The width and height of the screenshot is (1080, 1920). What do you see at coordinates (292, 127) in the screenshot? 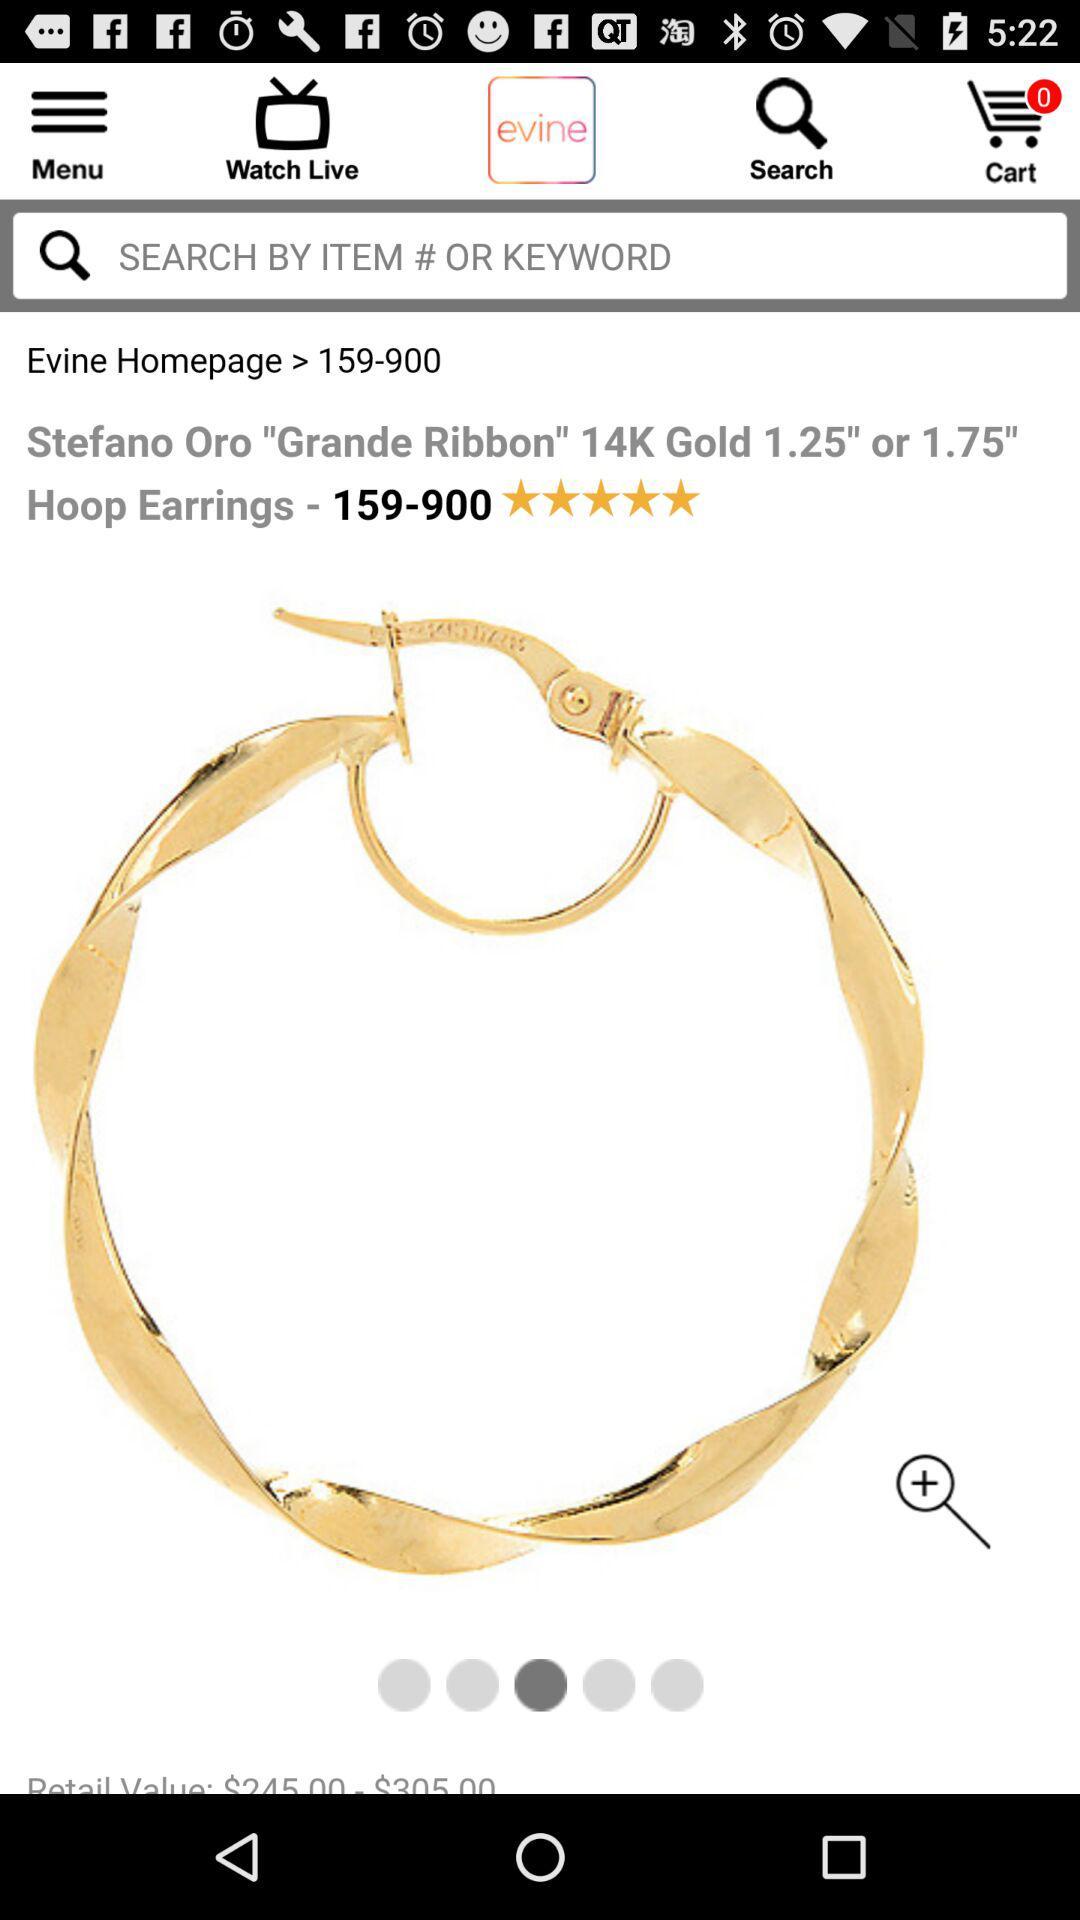
I see `watch live stream` at bounding box center [292, 127].